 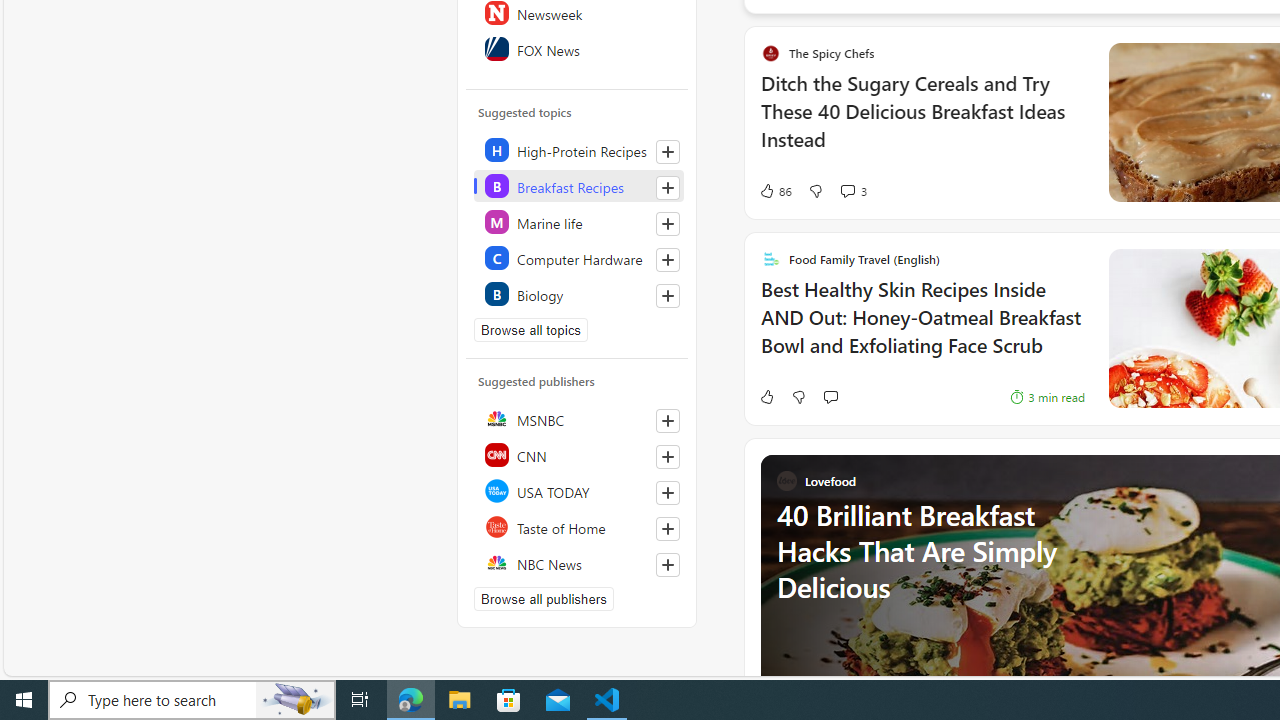 I want to click on 'Like', so click(x=765, y=397).